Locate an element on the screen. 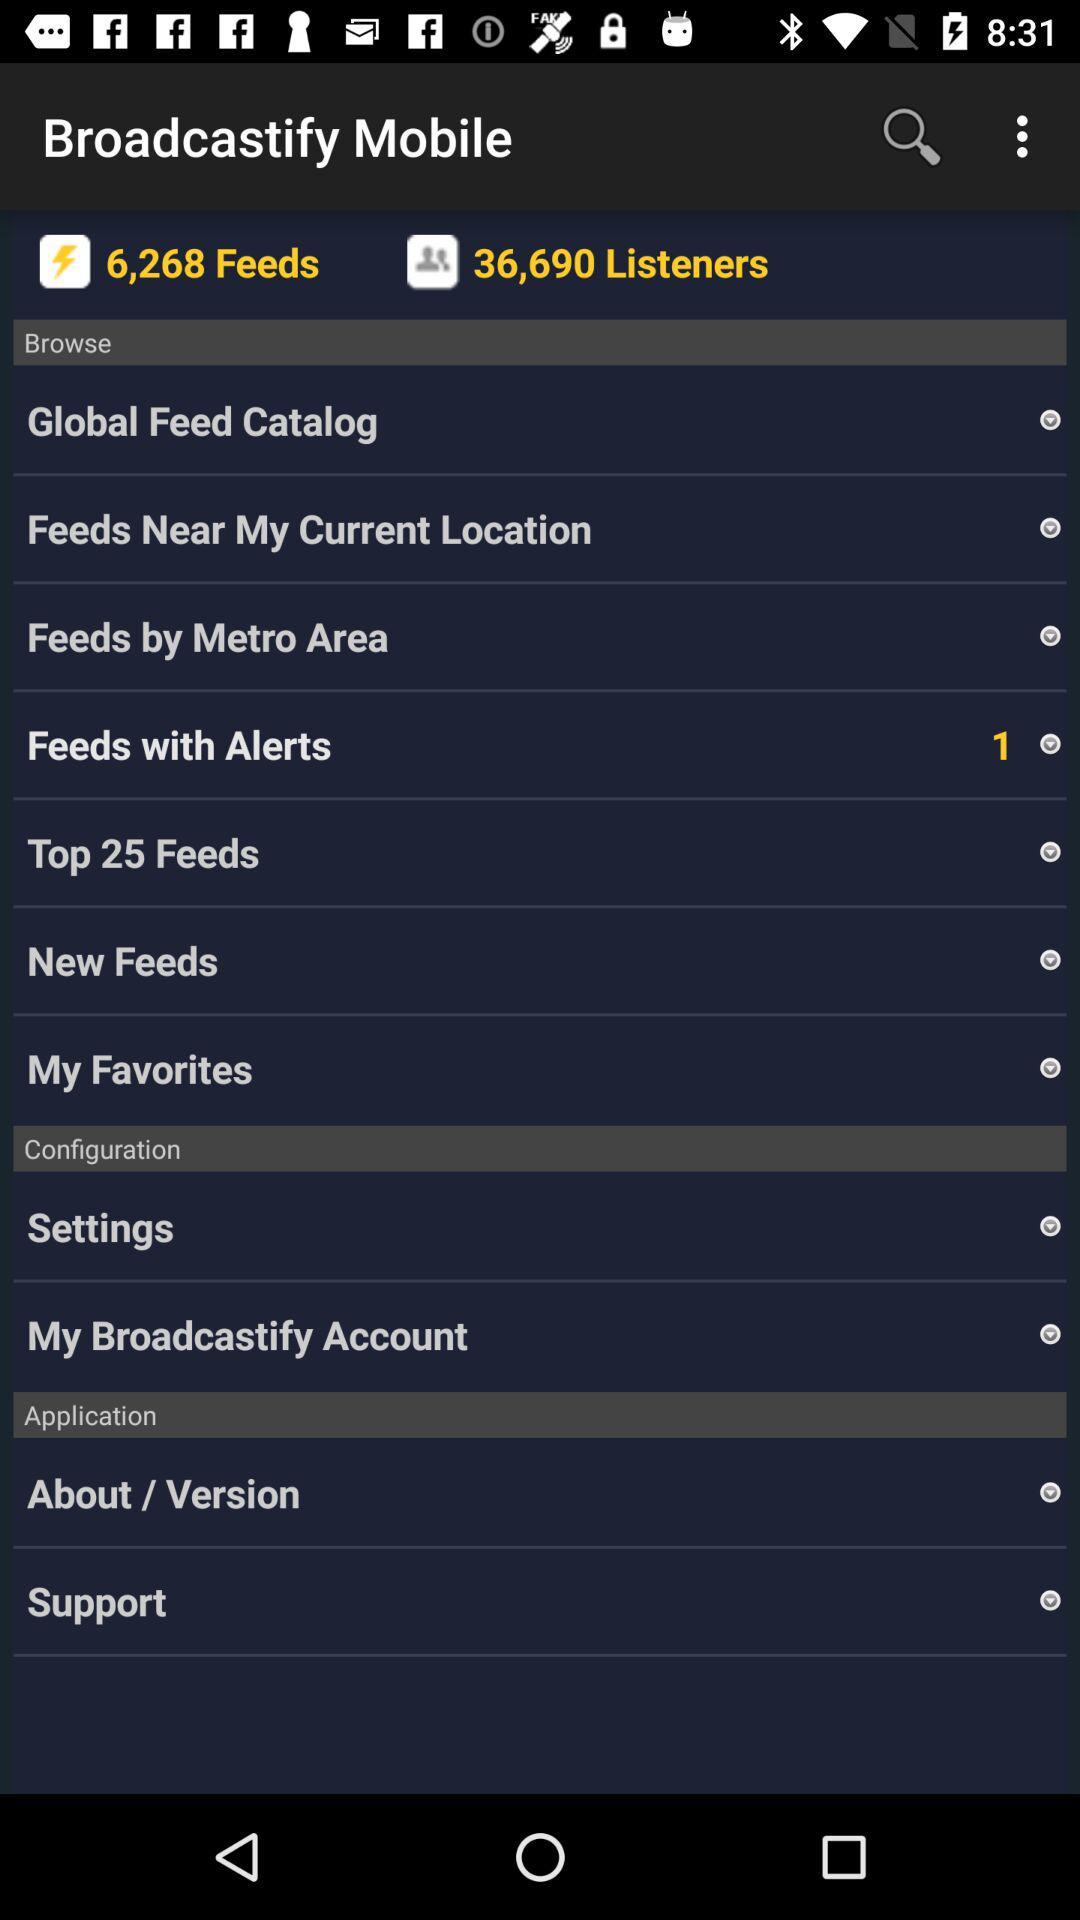  icon below the feeds by metro is located at coordinates (972, 743).